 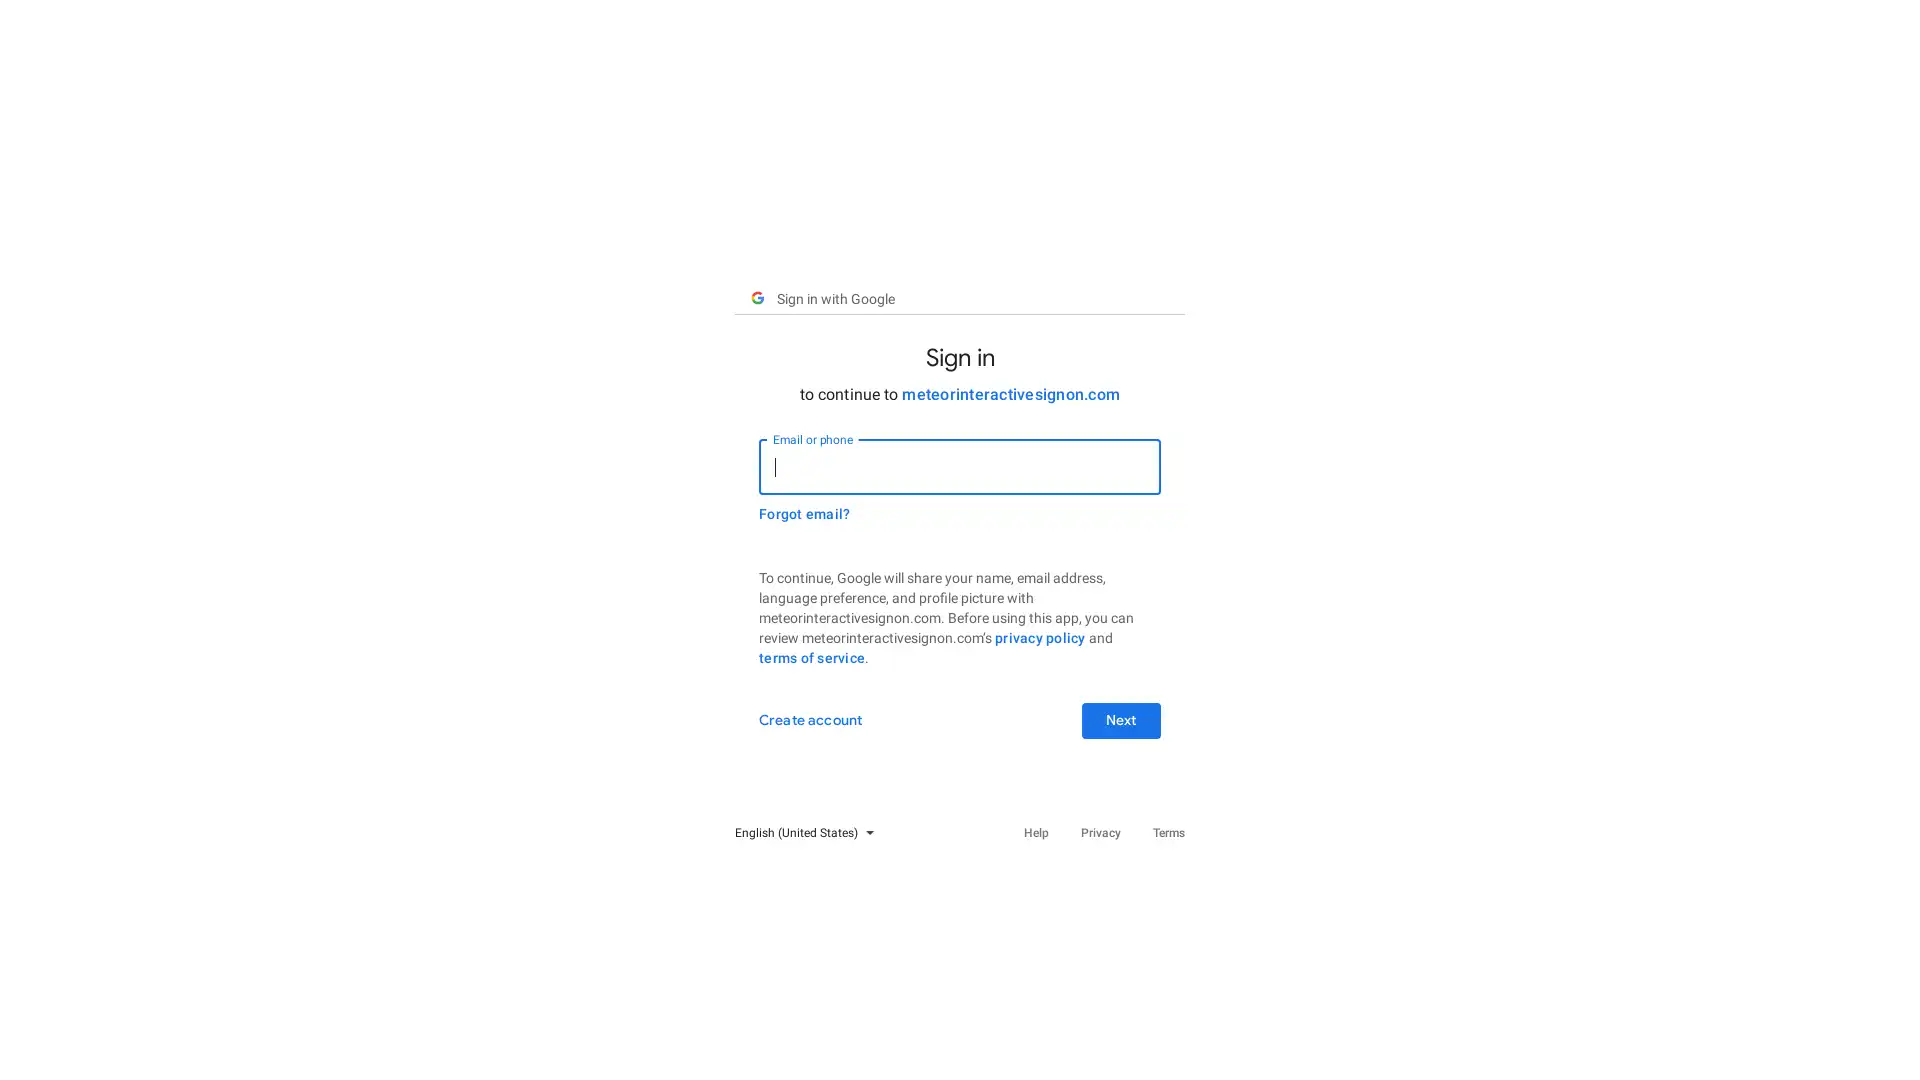 What do you see at coordinates (821, 524) in the screenshot?
I see `Forgot email?` at bounding box center [821, 524].